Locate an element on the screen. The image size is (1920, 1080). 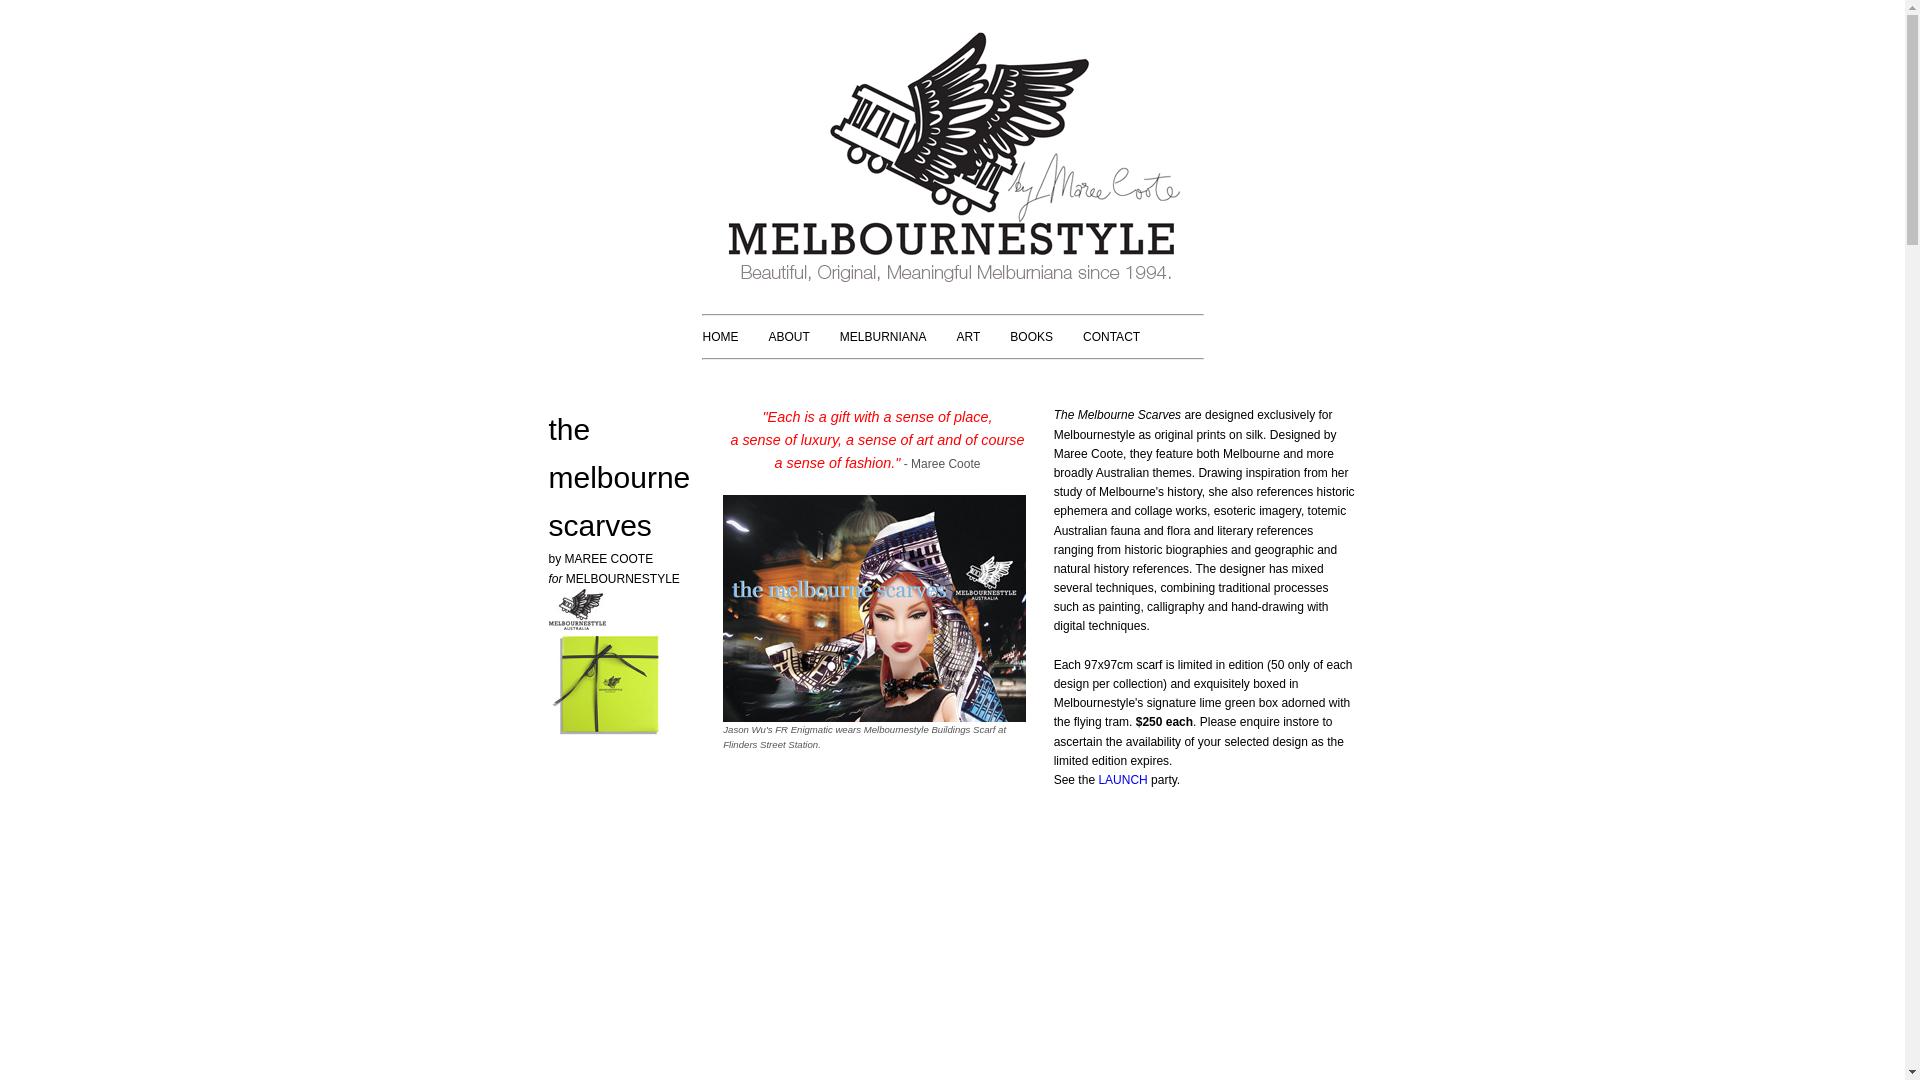
'CONTACT' is located at coordinates (1110, 335).